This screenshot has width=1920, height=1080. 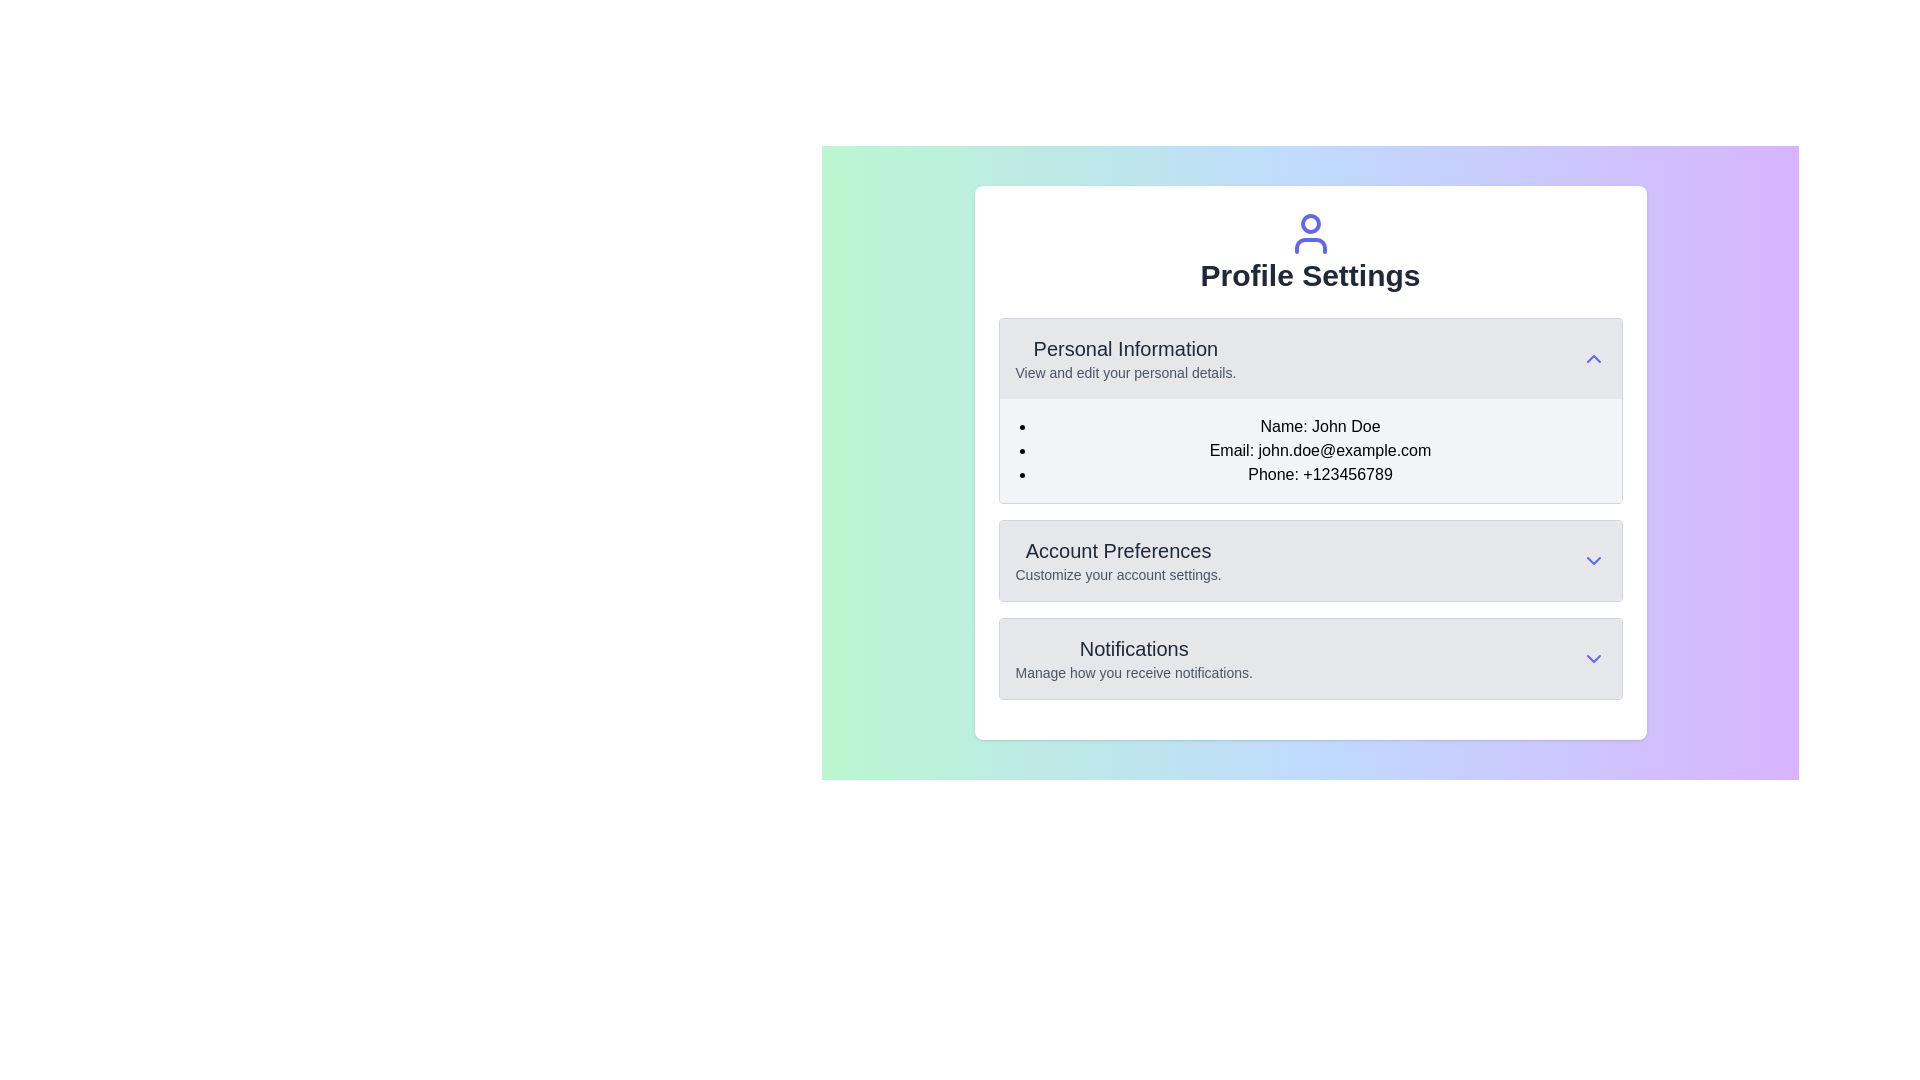 I want to click on the second item in the vertical list that allows users to manage their account preferences, so click(x=1310, y=560).